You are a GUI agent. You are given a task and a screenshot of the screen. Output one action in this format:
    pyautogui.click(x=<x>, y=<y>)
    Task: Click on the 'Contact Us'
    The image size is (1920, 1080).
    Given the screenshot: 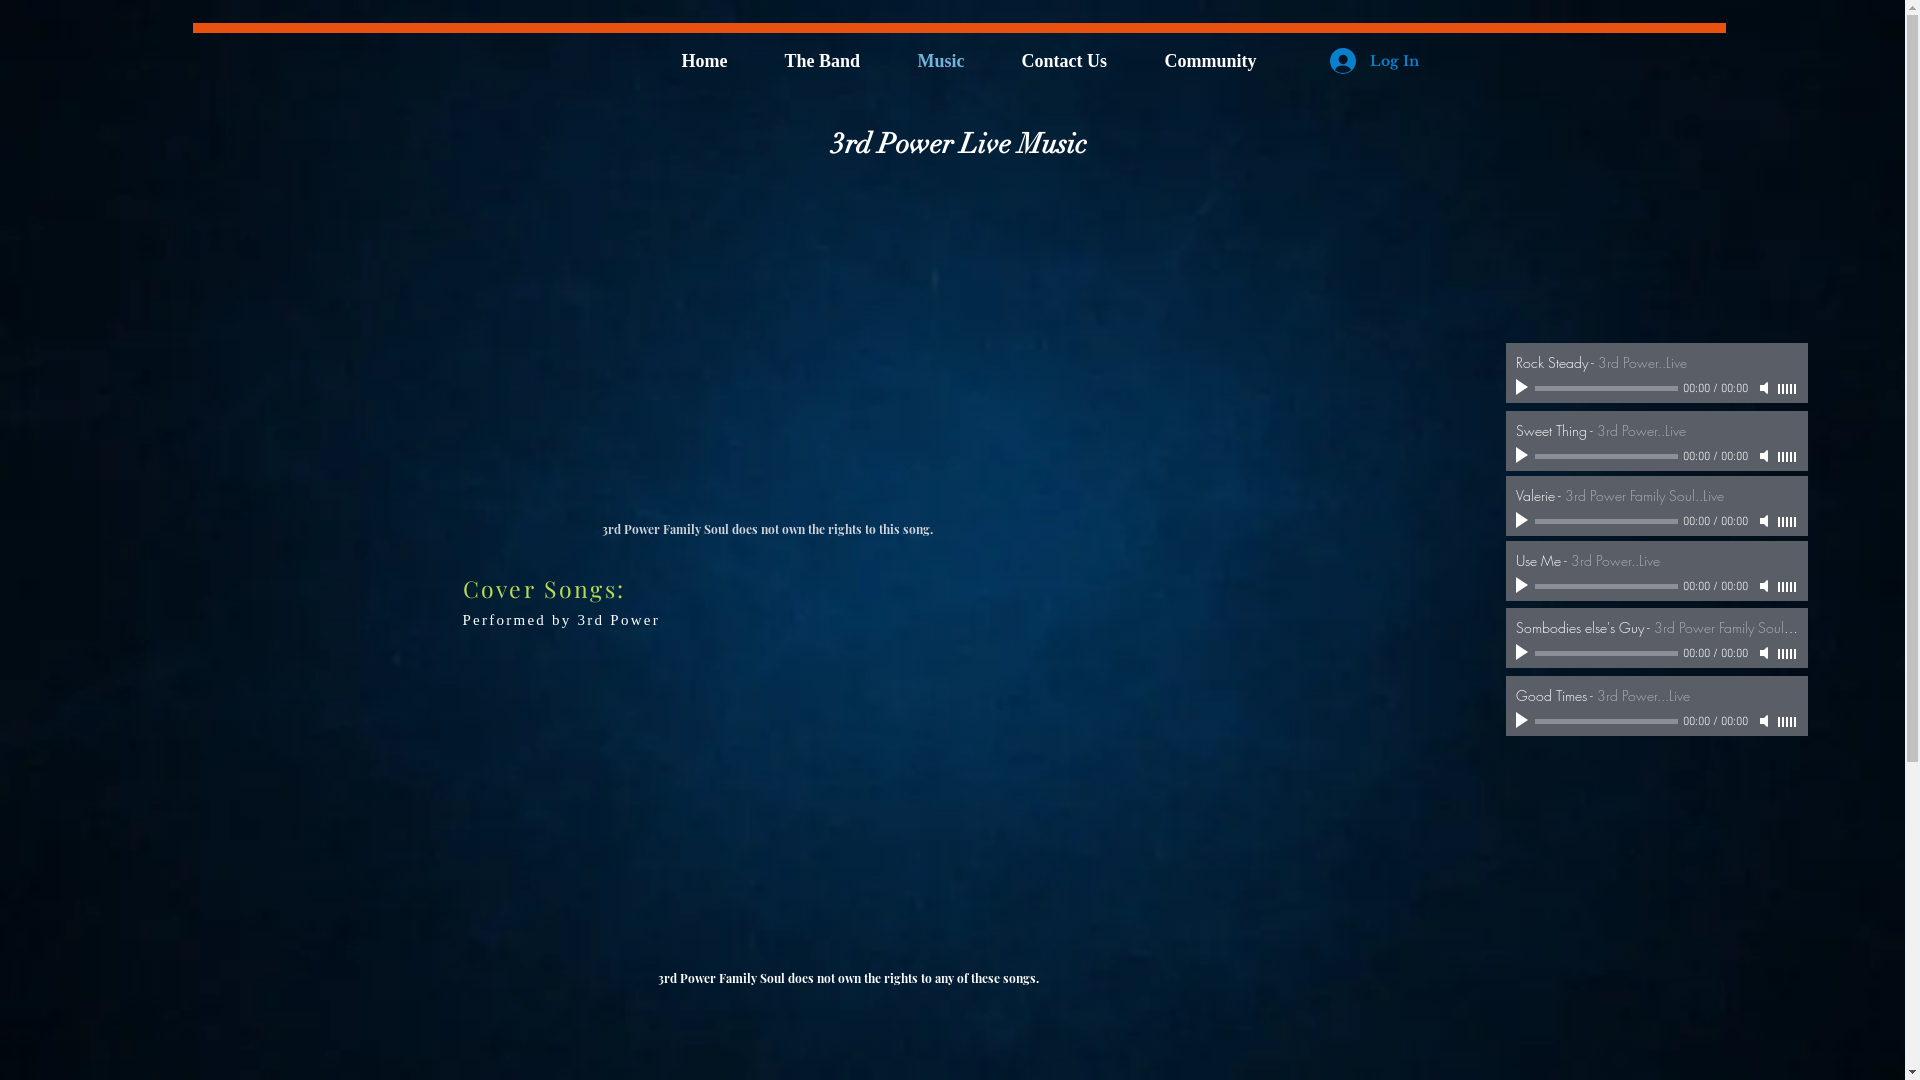 What is the action you would take?
    pyautogui.click(x=1006, y=60)
    